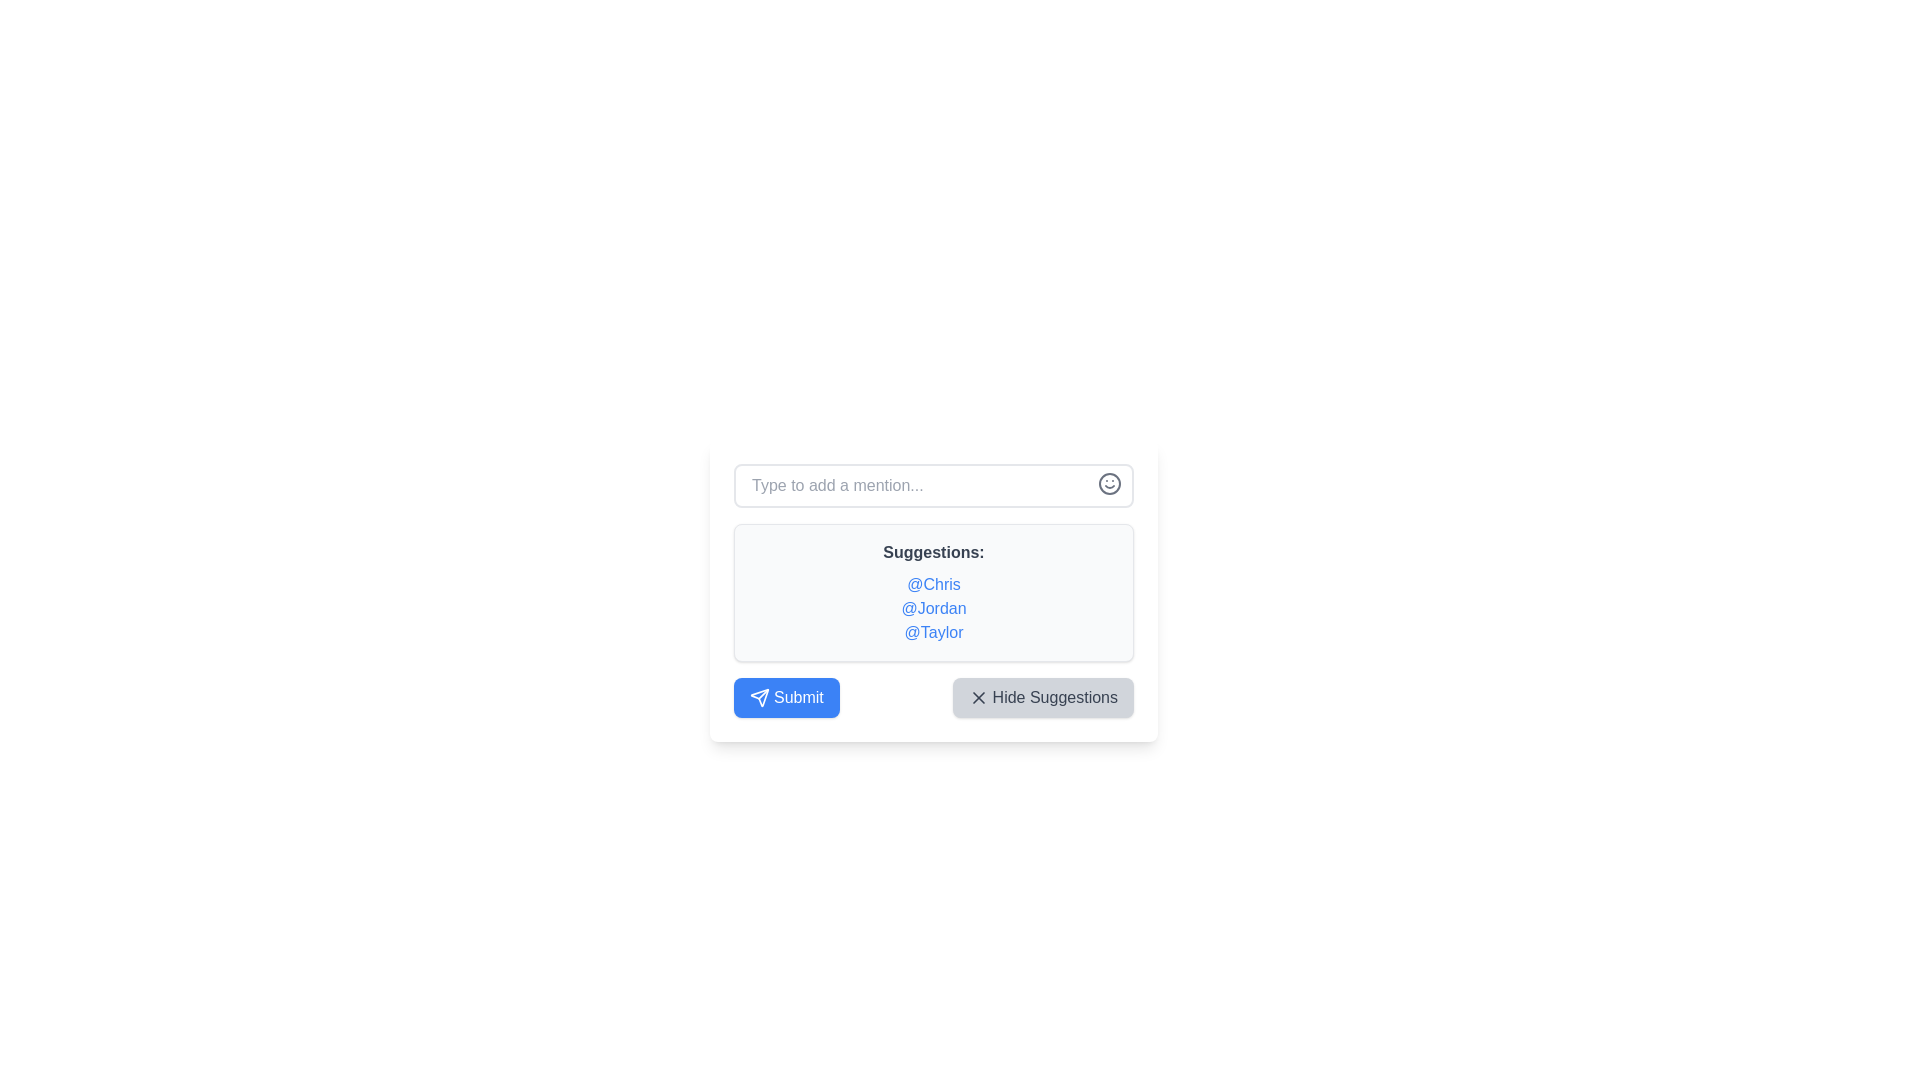 The image size is (1920, 1080). What do you see at coordinates (978, 697) in the screenshot?
I see `the cross icon within the 'Hide Suggestions' button located in the bottom-right corner of the suggestion box to hide the suggestions` at bounding box center [978, 697].